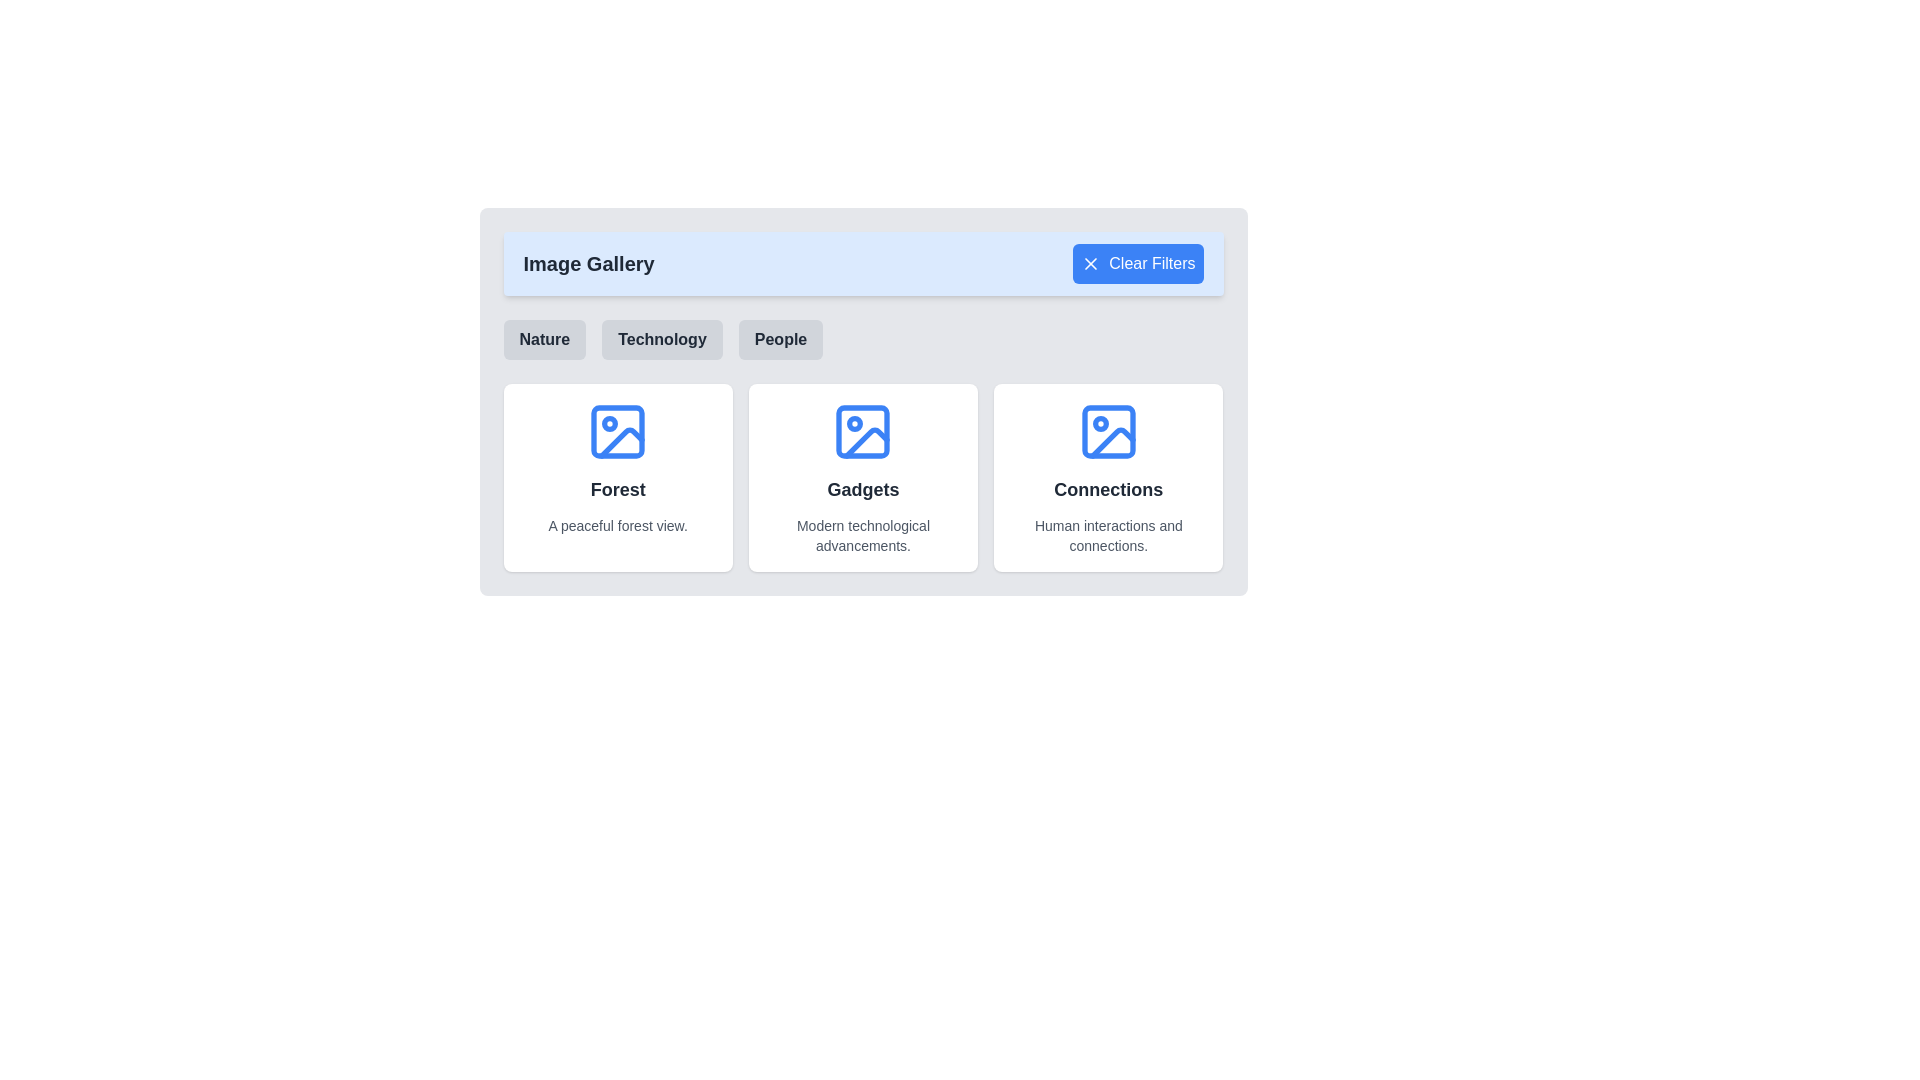 Image resolution: width=1920 pixels, height=1080 pixels. I want to click on the icon representing the 'Connections' category within the gallery, so click(1107, 431).